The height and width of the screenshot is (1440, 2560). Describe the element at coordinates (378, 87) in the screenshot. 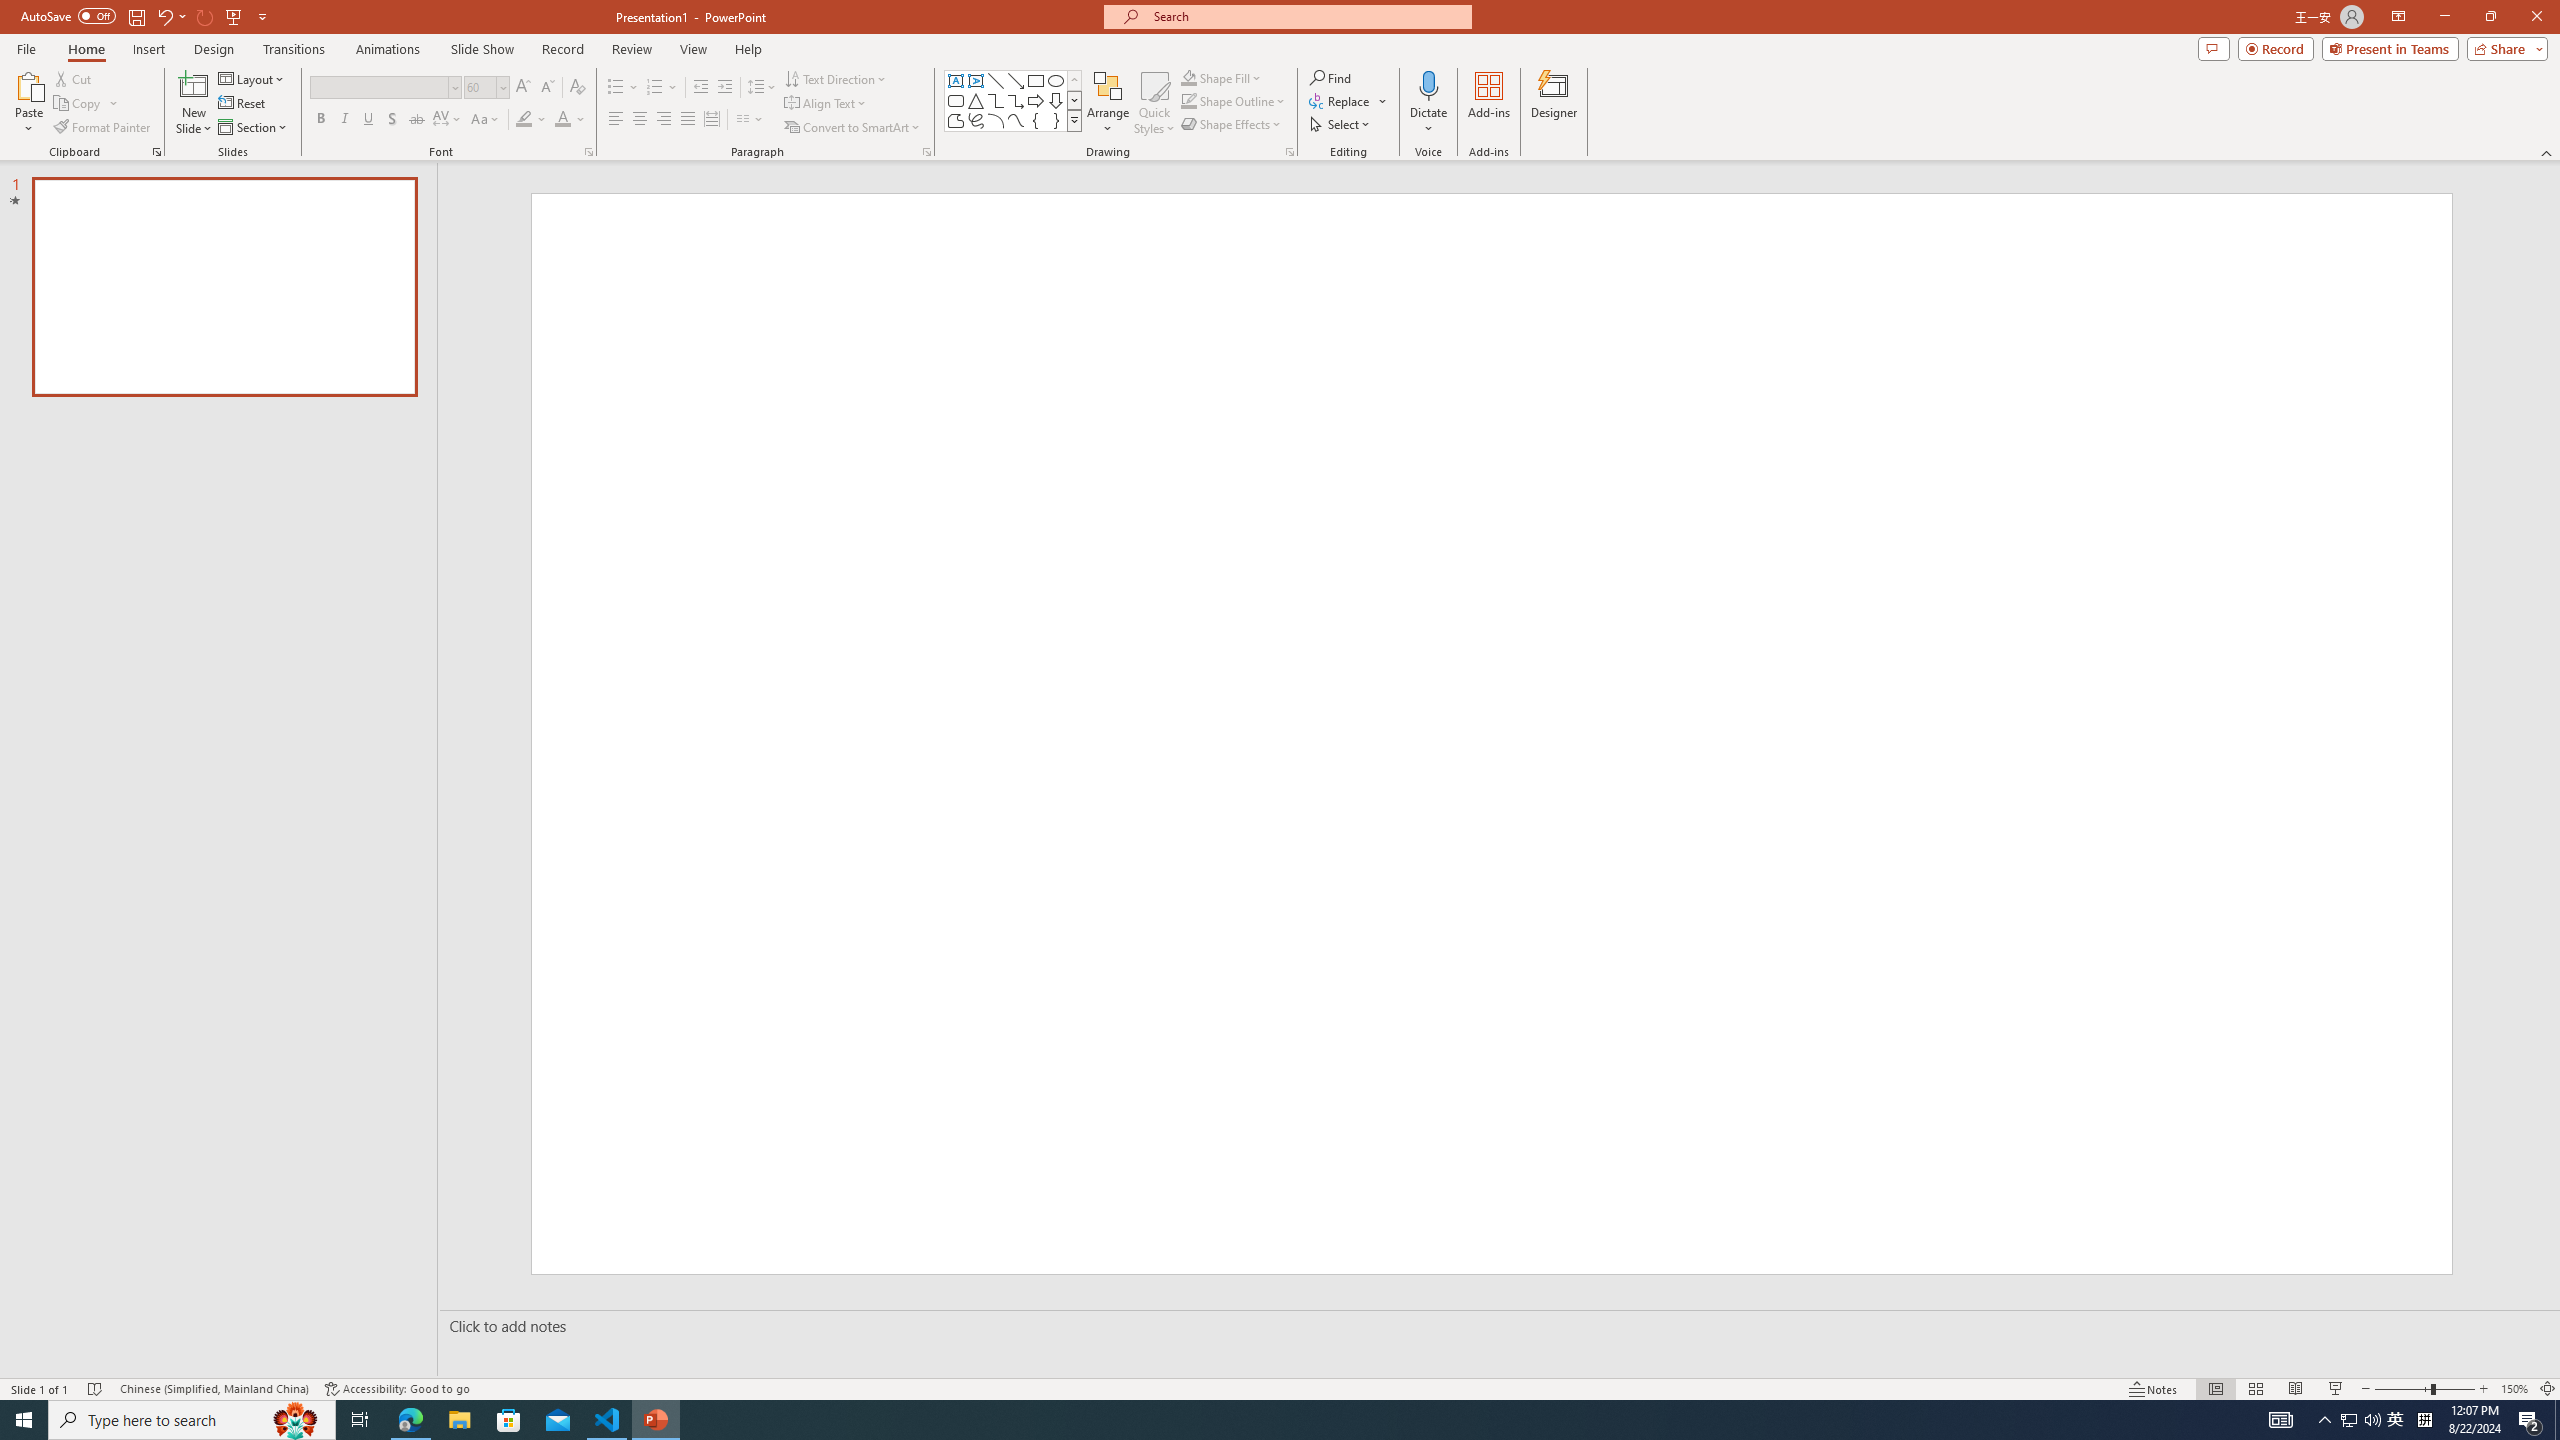

I see `'Font'` at that location.